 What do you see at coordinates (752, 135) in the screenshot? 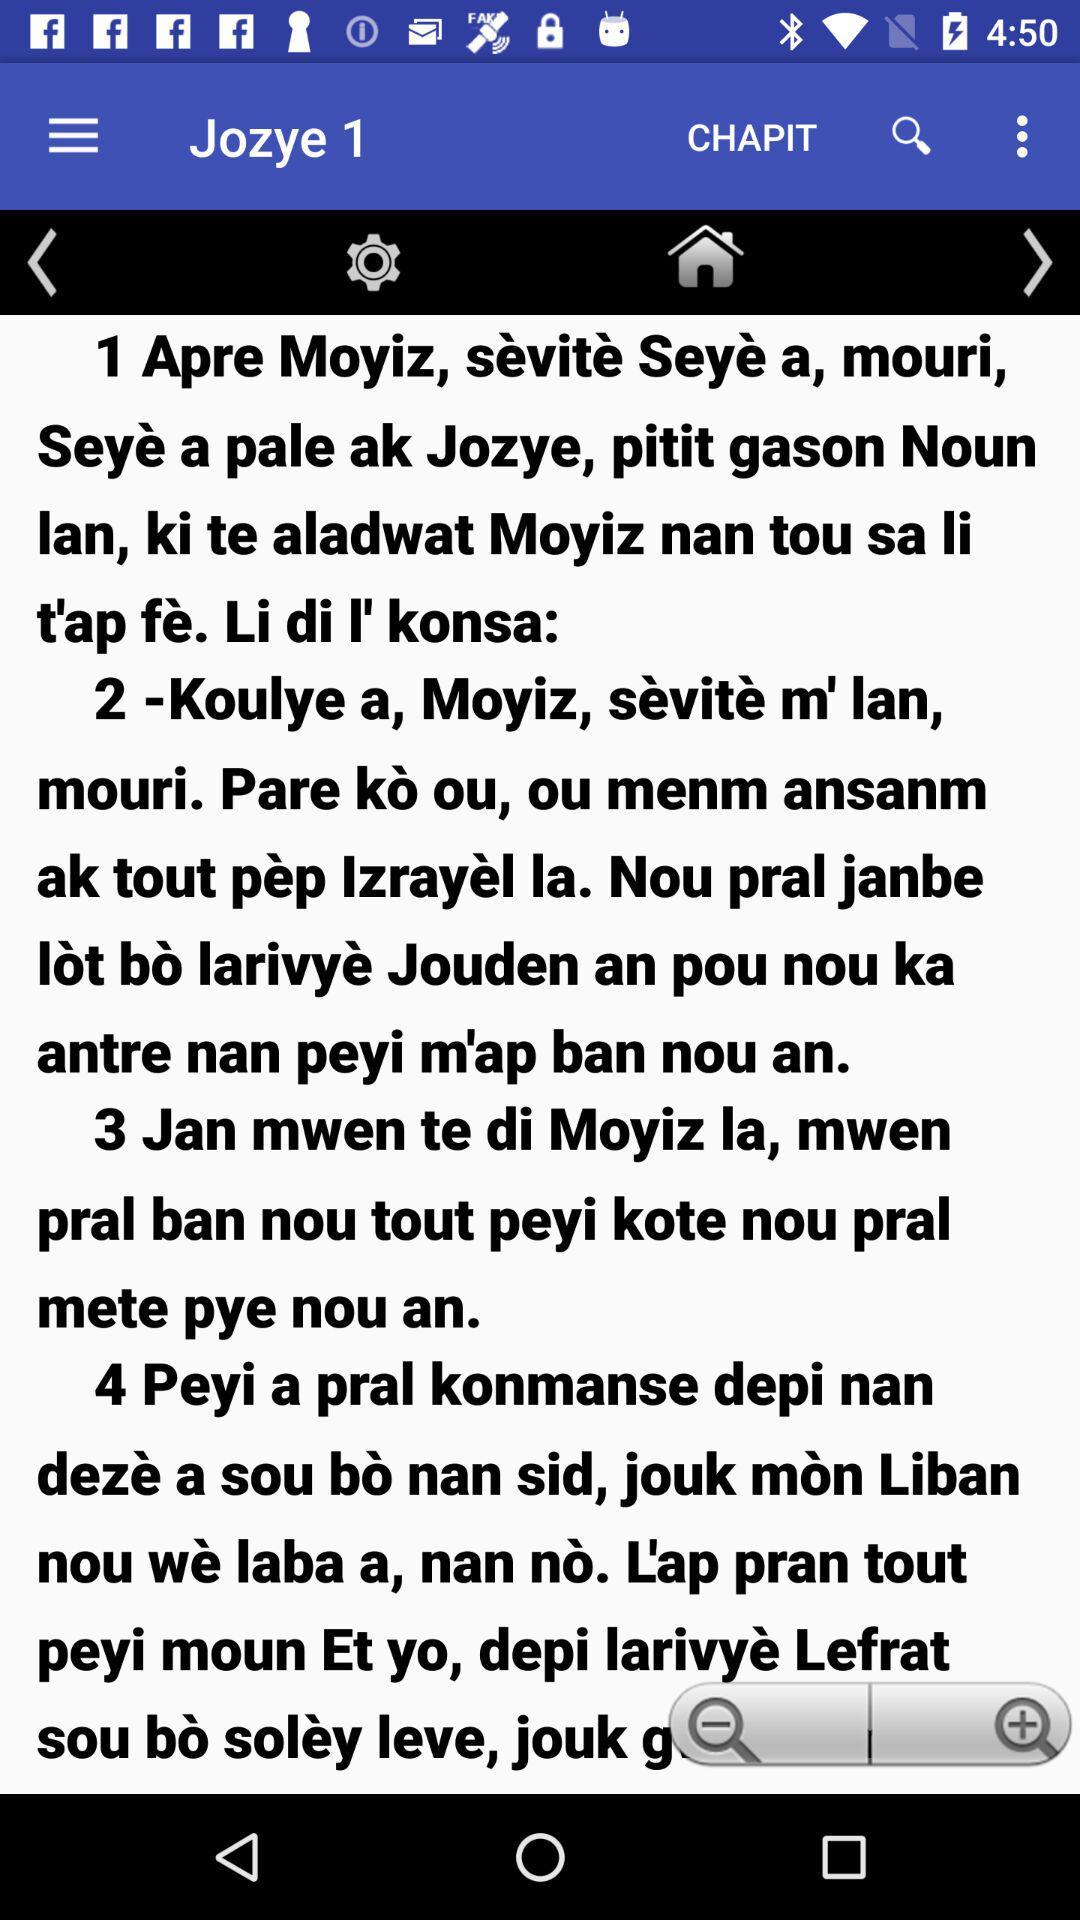
I see `chapit icon` at bounding box center [752, 135].